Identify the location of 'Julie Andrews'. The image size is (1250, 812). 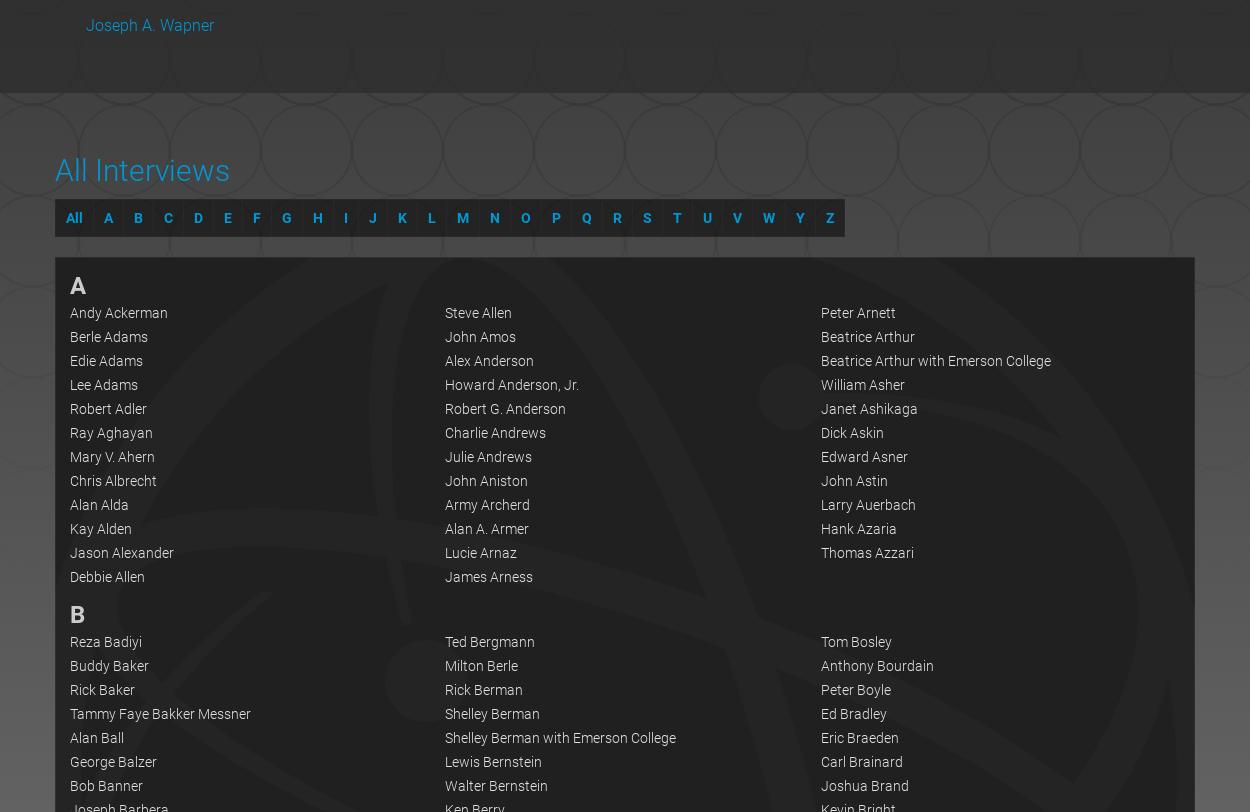
(487, 456).